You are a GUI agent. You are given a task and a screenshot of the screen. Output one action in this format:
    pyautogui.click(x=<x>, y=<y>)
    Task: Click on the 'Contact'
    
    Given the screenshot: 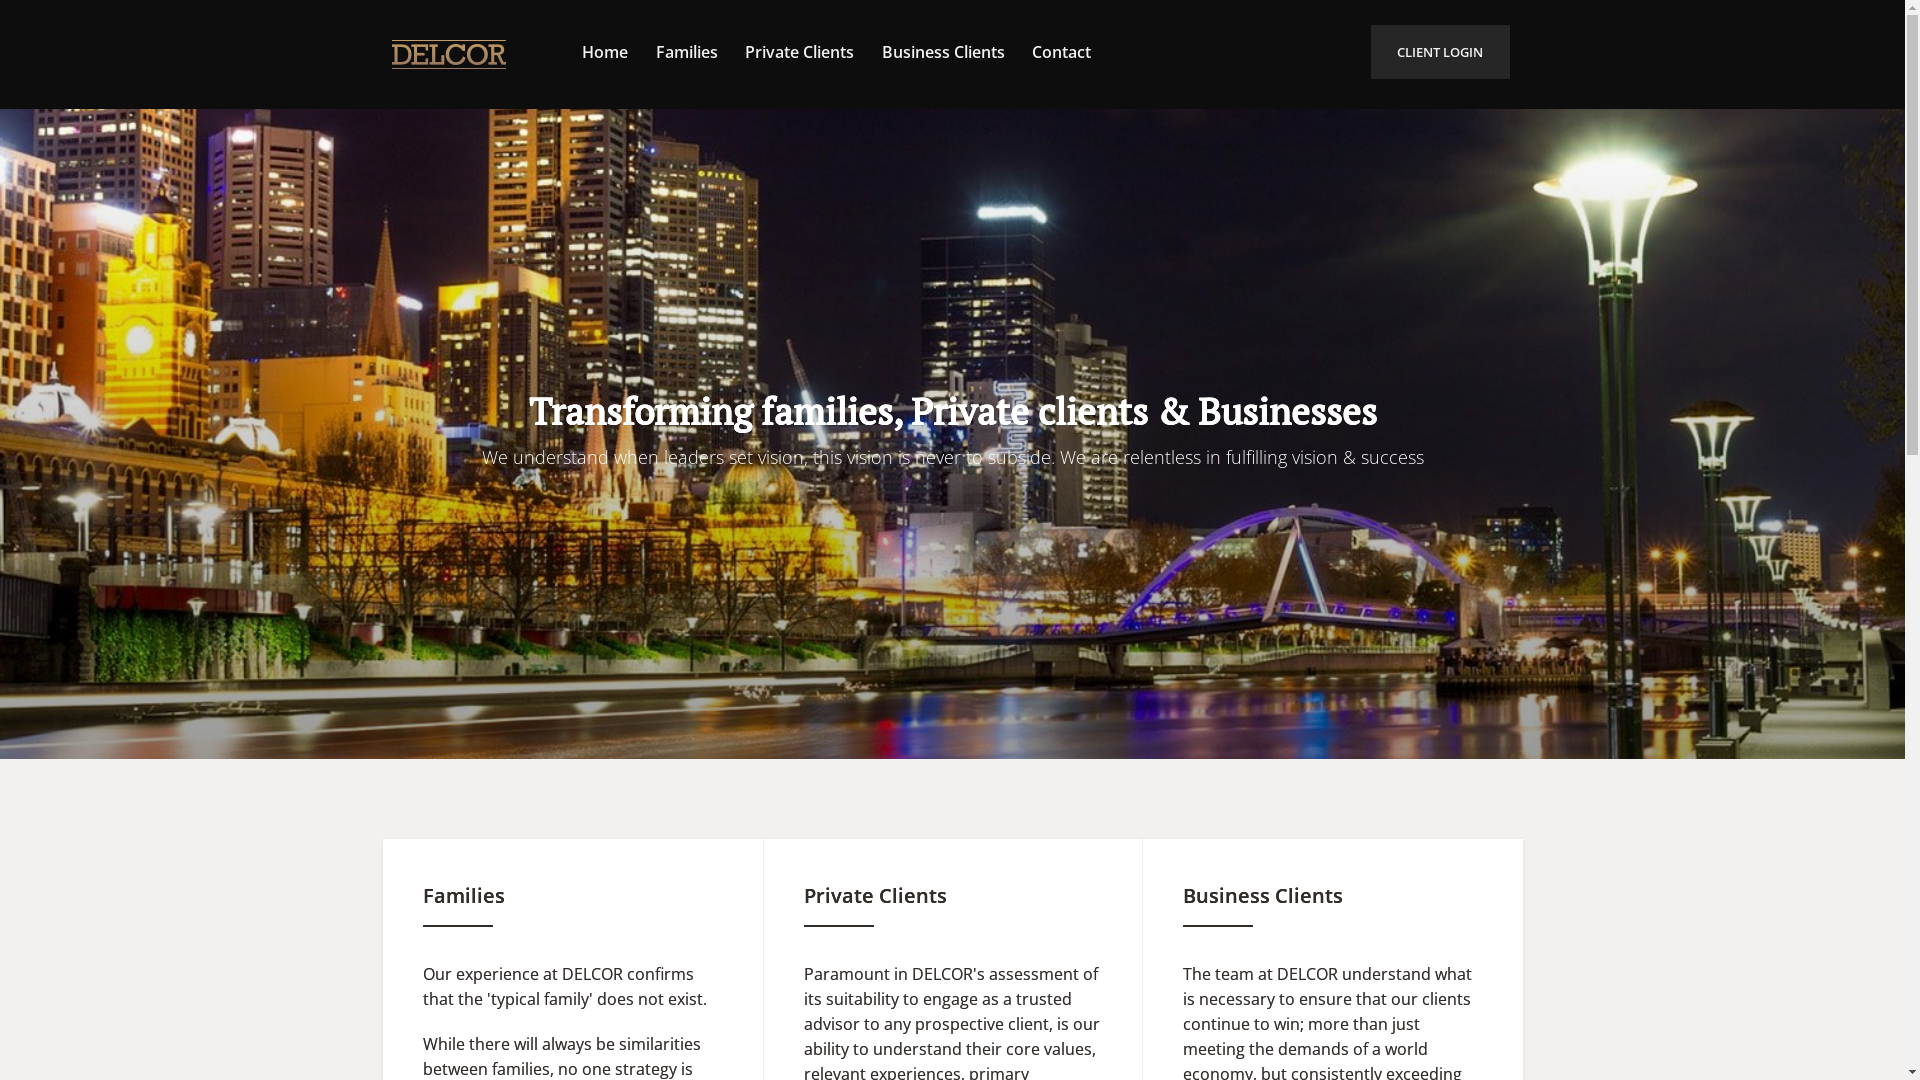 What is the action you would take?
    pyautogui.click(x=1060, y=50)
    